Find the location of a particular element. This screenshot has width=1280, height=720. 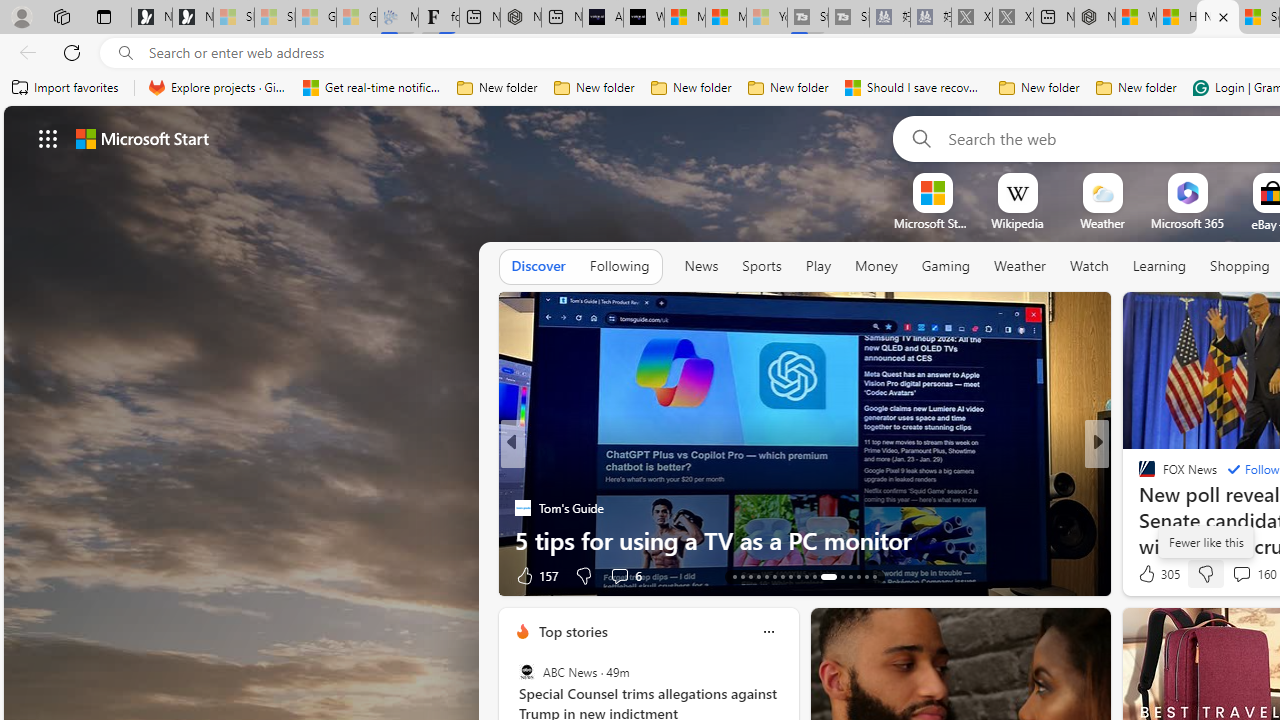

'AutomationID: tab-24' is located at coordinates (828, 577).